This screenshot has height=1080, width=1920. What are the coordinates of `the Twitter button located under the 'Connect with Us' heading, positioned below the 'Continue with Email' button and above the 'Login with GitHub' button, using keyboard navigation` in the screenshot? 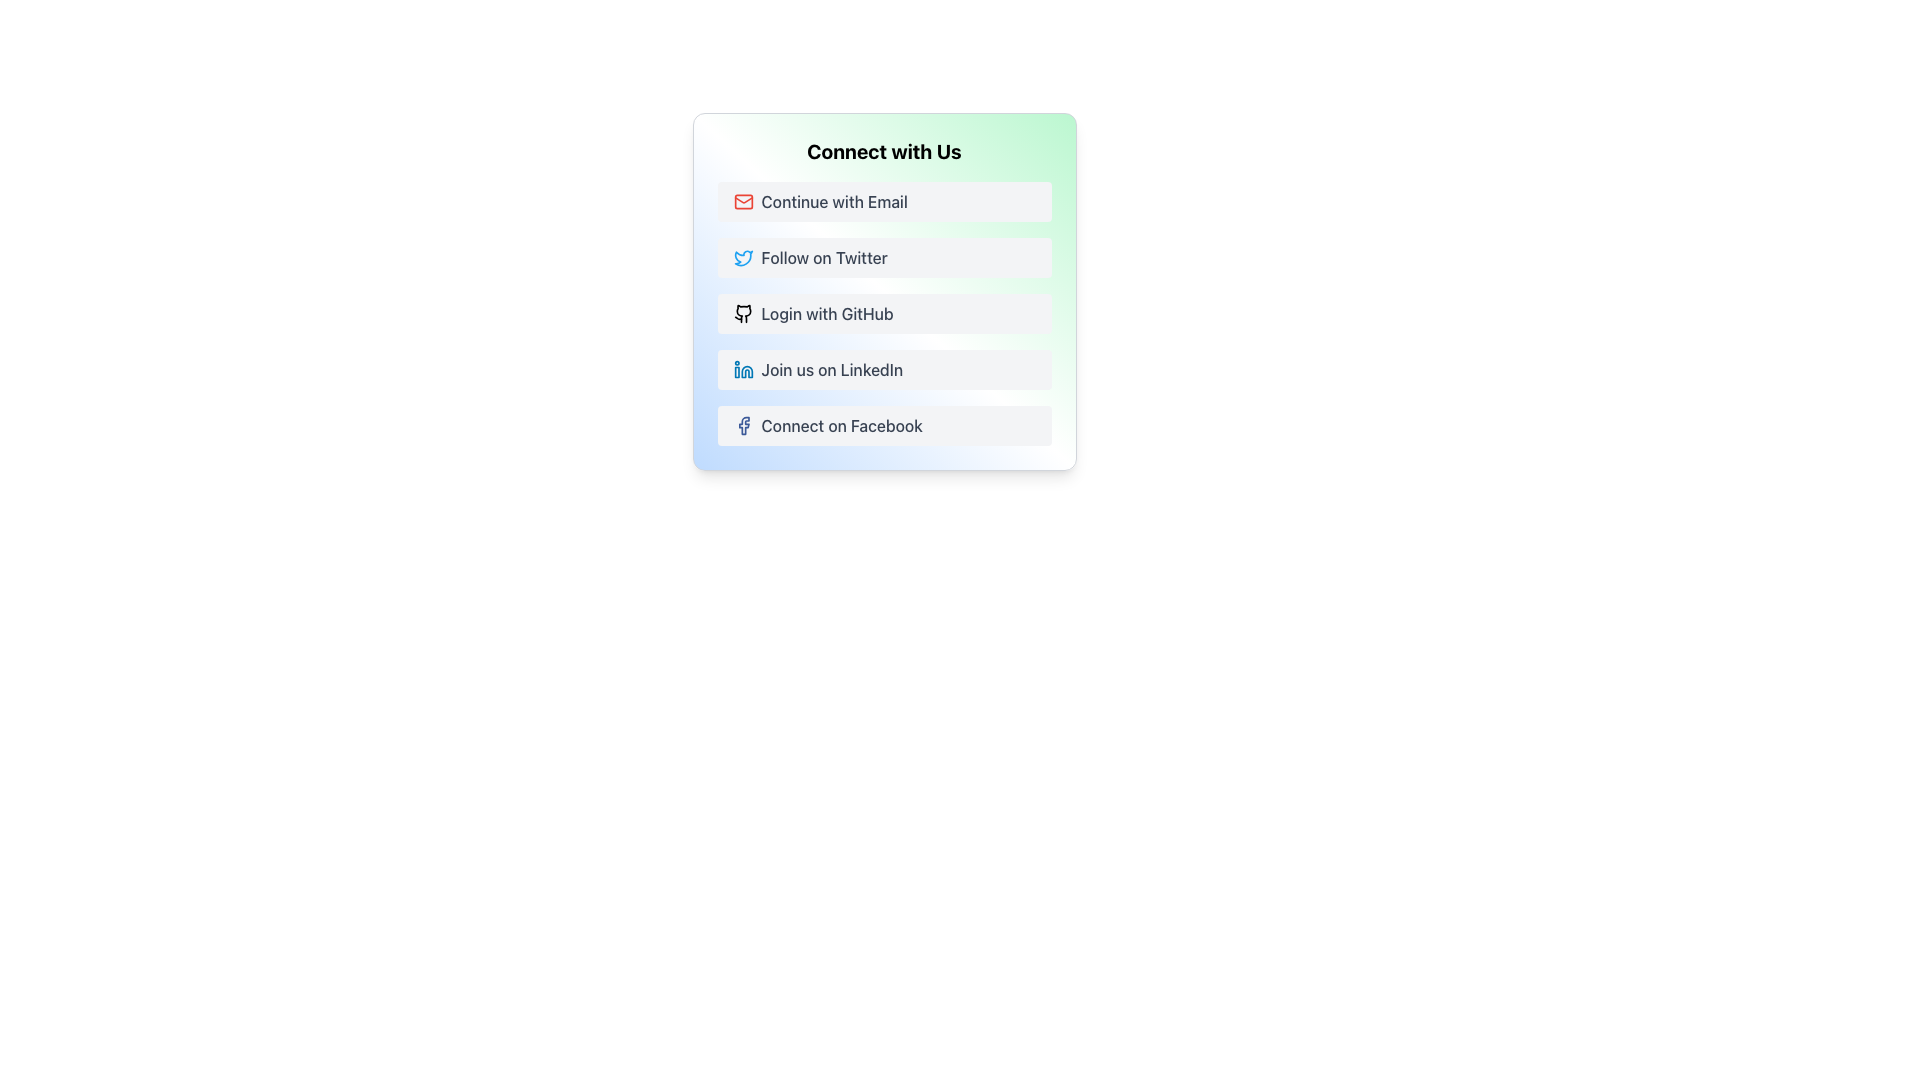 It's located at (883, 257).